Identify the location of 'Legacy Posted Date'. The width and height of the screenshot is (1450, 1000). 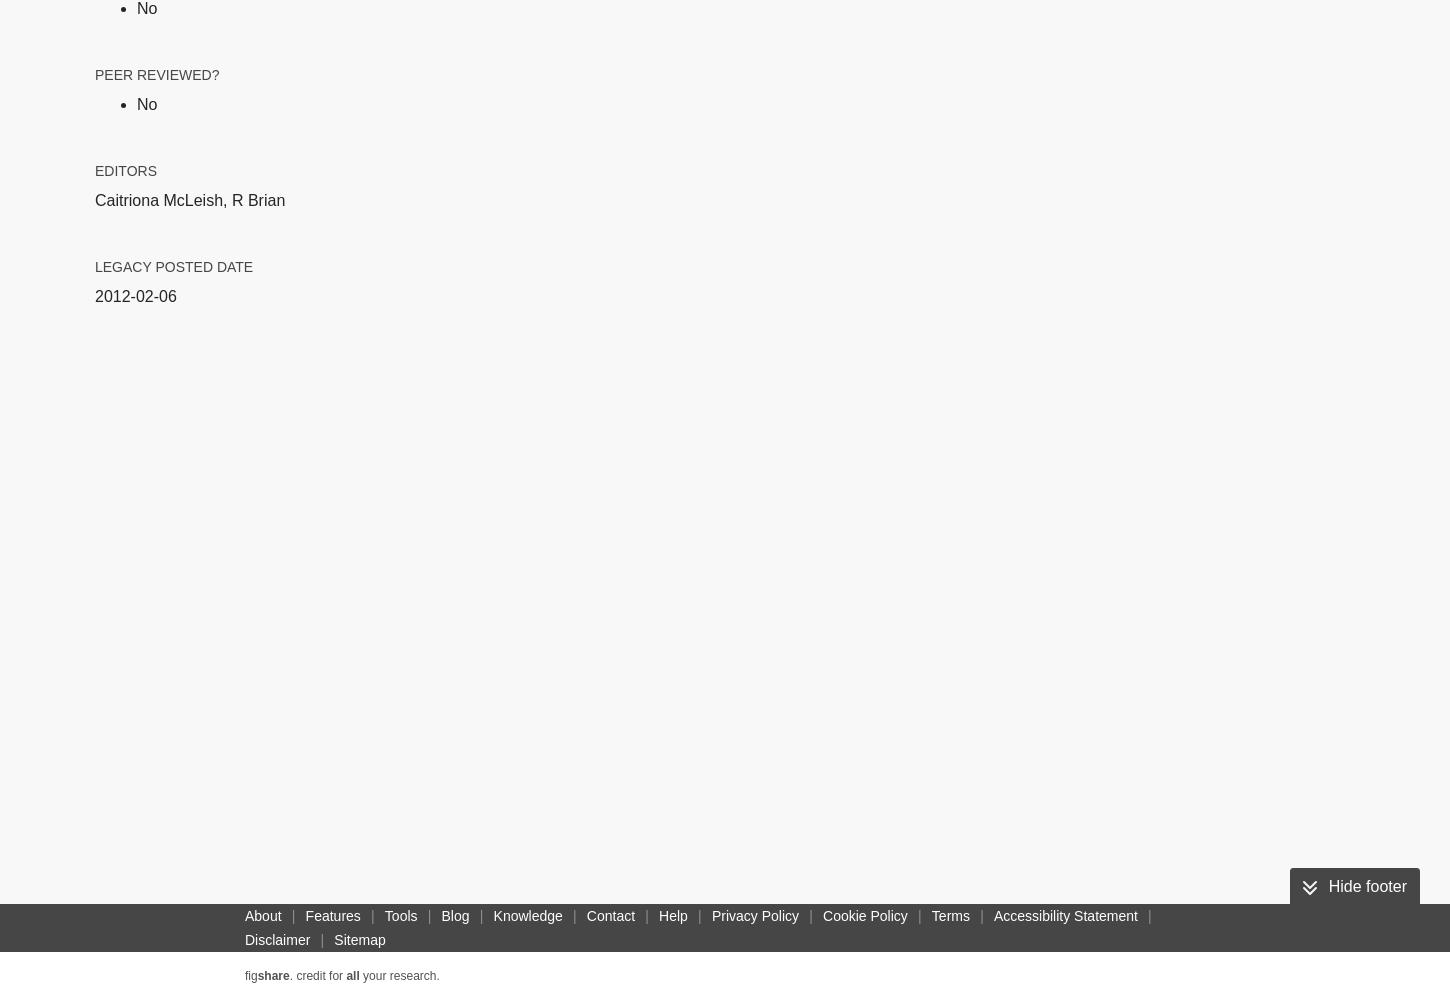
(173, 266).